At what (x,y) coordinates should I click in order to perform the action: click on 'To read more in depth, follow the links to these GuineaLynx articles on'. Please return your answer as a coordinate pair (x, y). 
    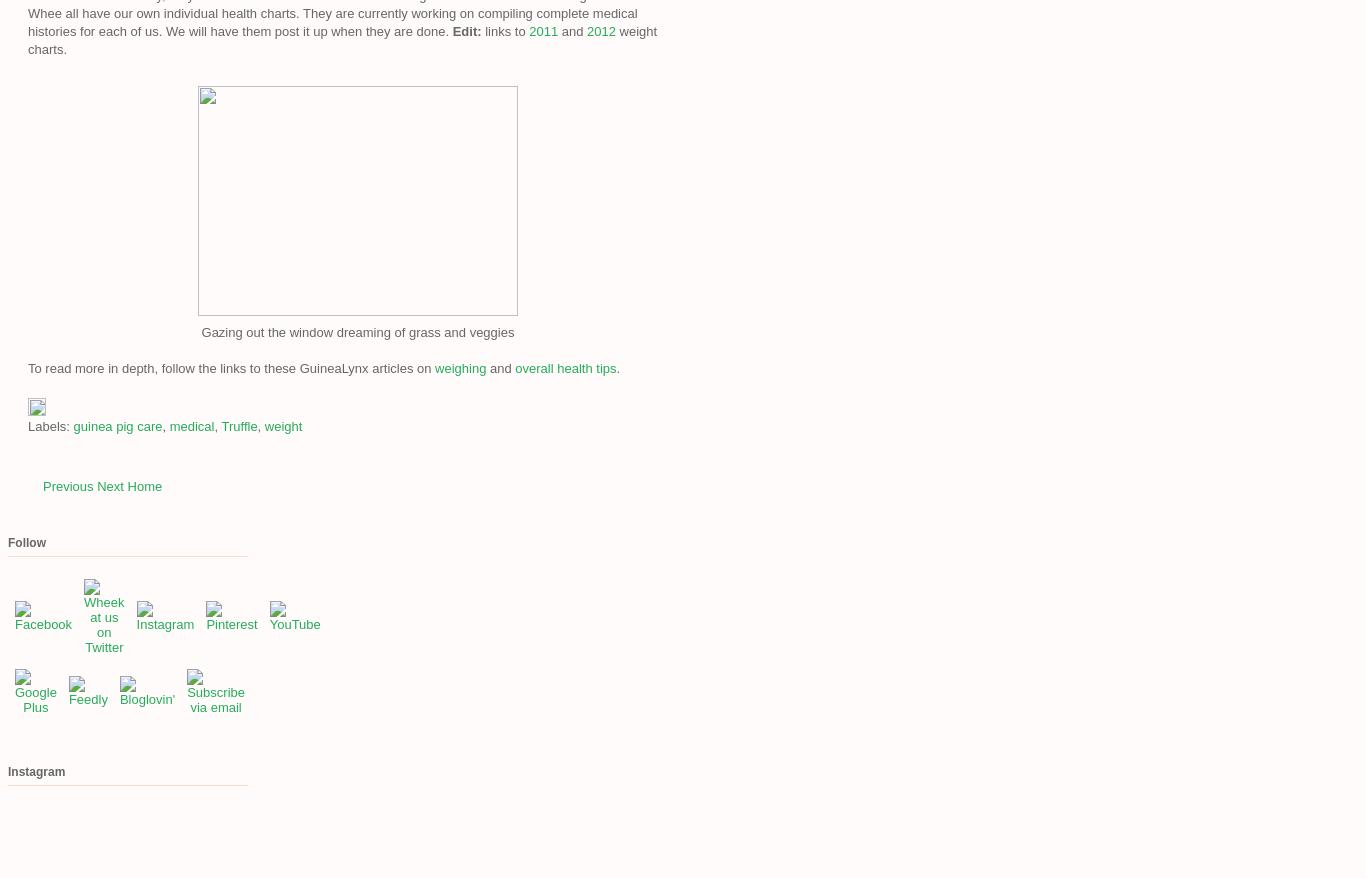
    Looking at the image, I should click on (231, 367).